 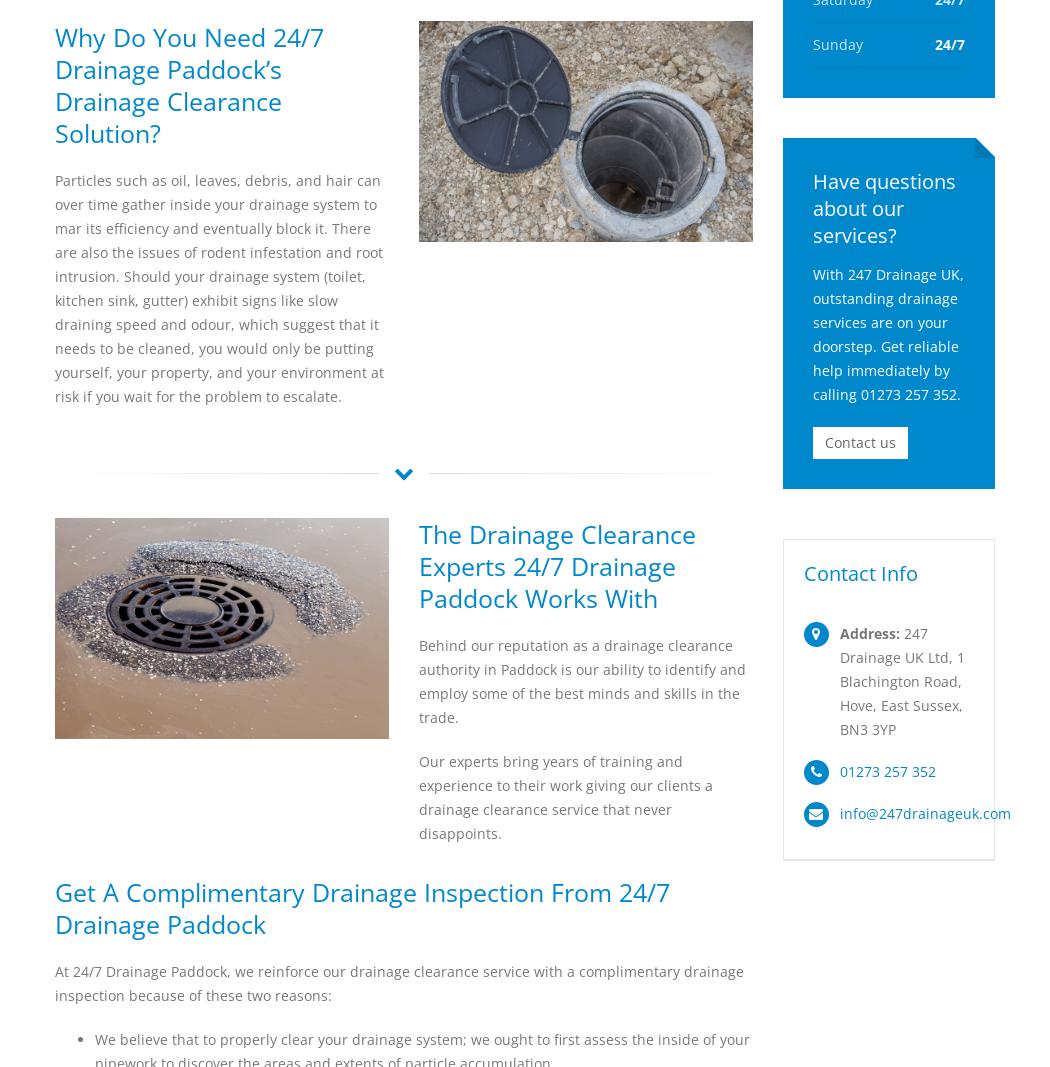 I want to click on 'Sunday', so click(x=836, y=43).